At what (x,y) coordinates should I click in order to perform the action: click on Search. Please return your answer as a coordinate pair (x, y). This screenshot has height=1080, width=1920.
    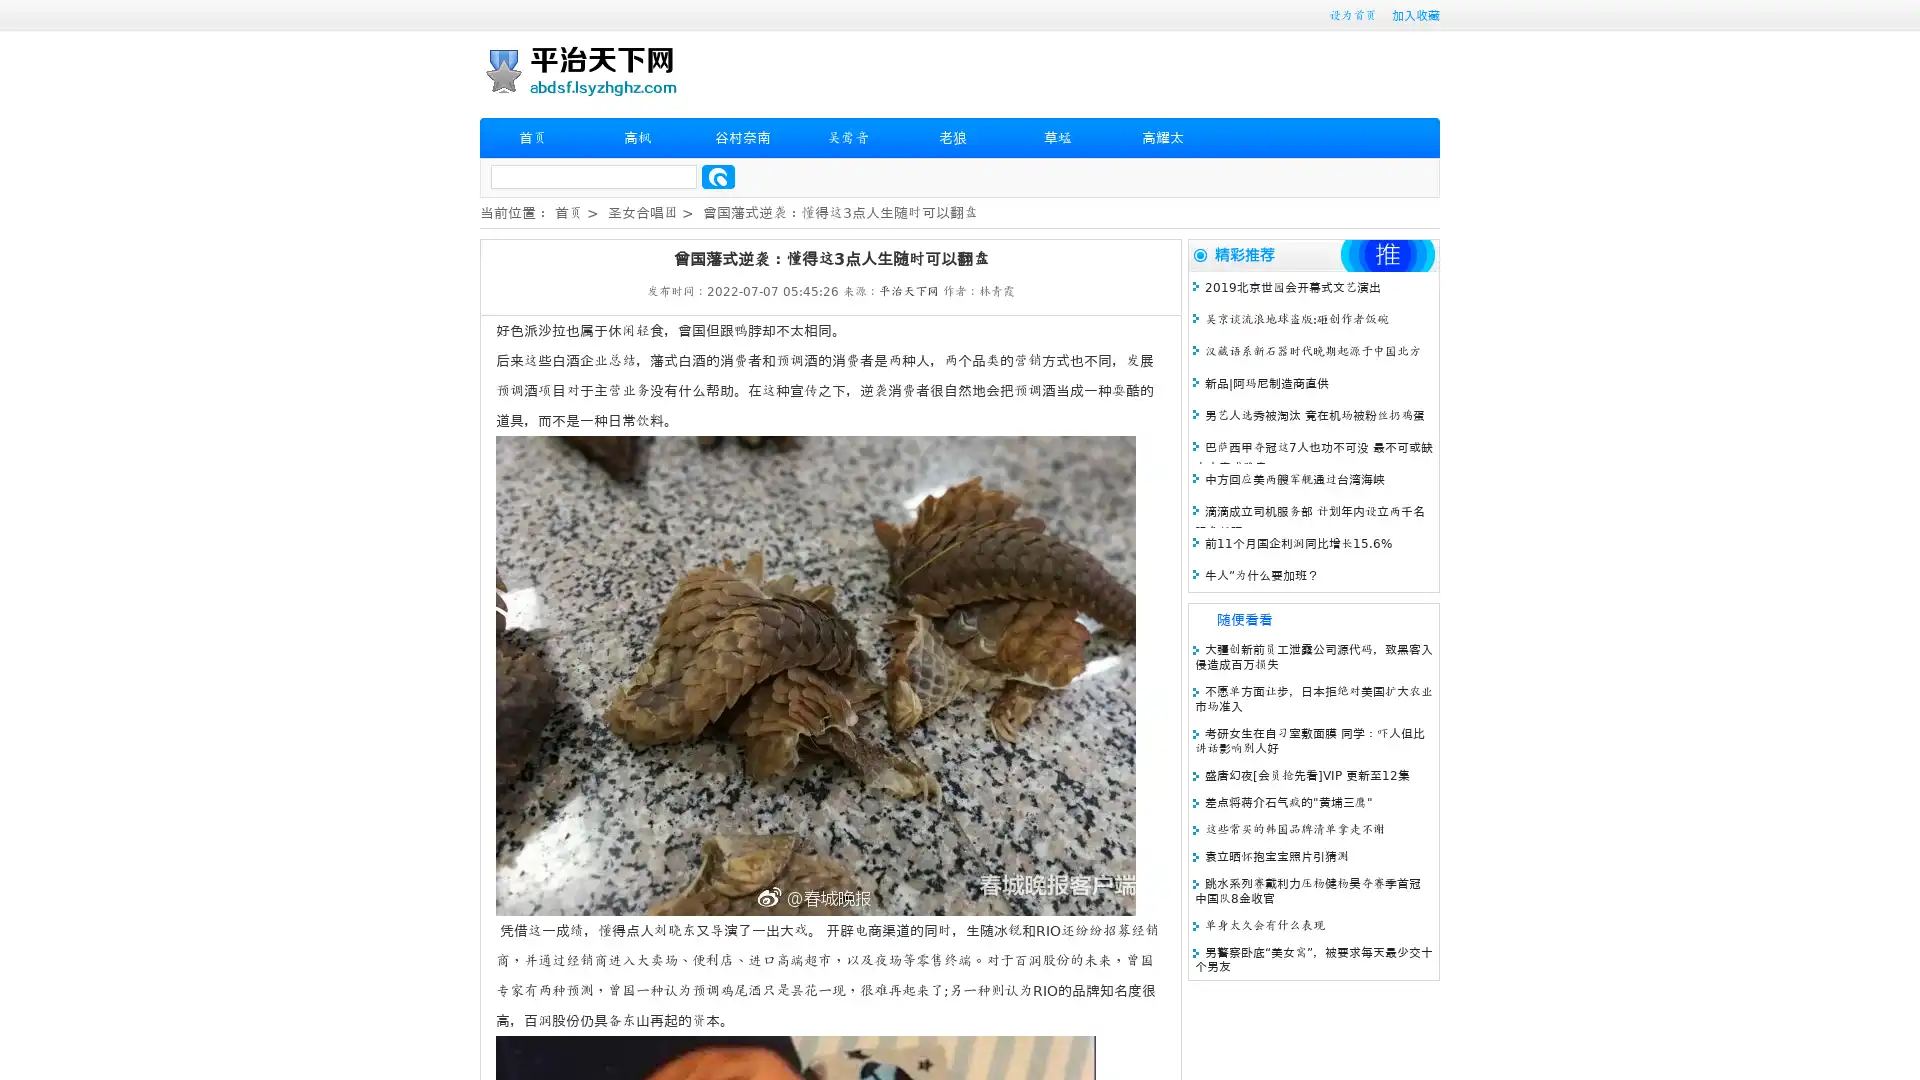
    Looking at the image, I should click on (718, 176).